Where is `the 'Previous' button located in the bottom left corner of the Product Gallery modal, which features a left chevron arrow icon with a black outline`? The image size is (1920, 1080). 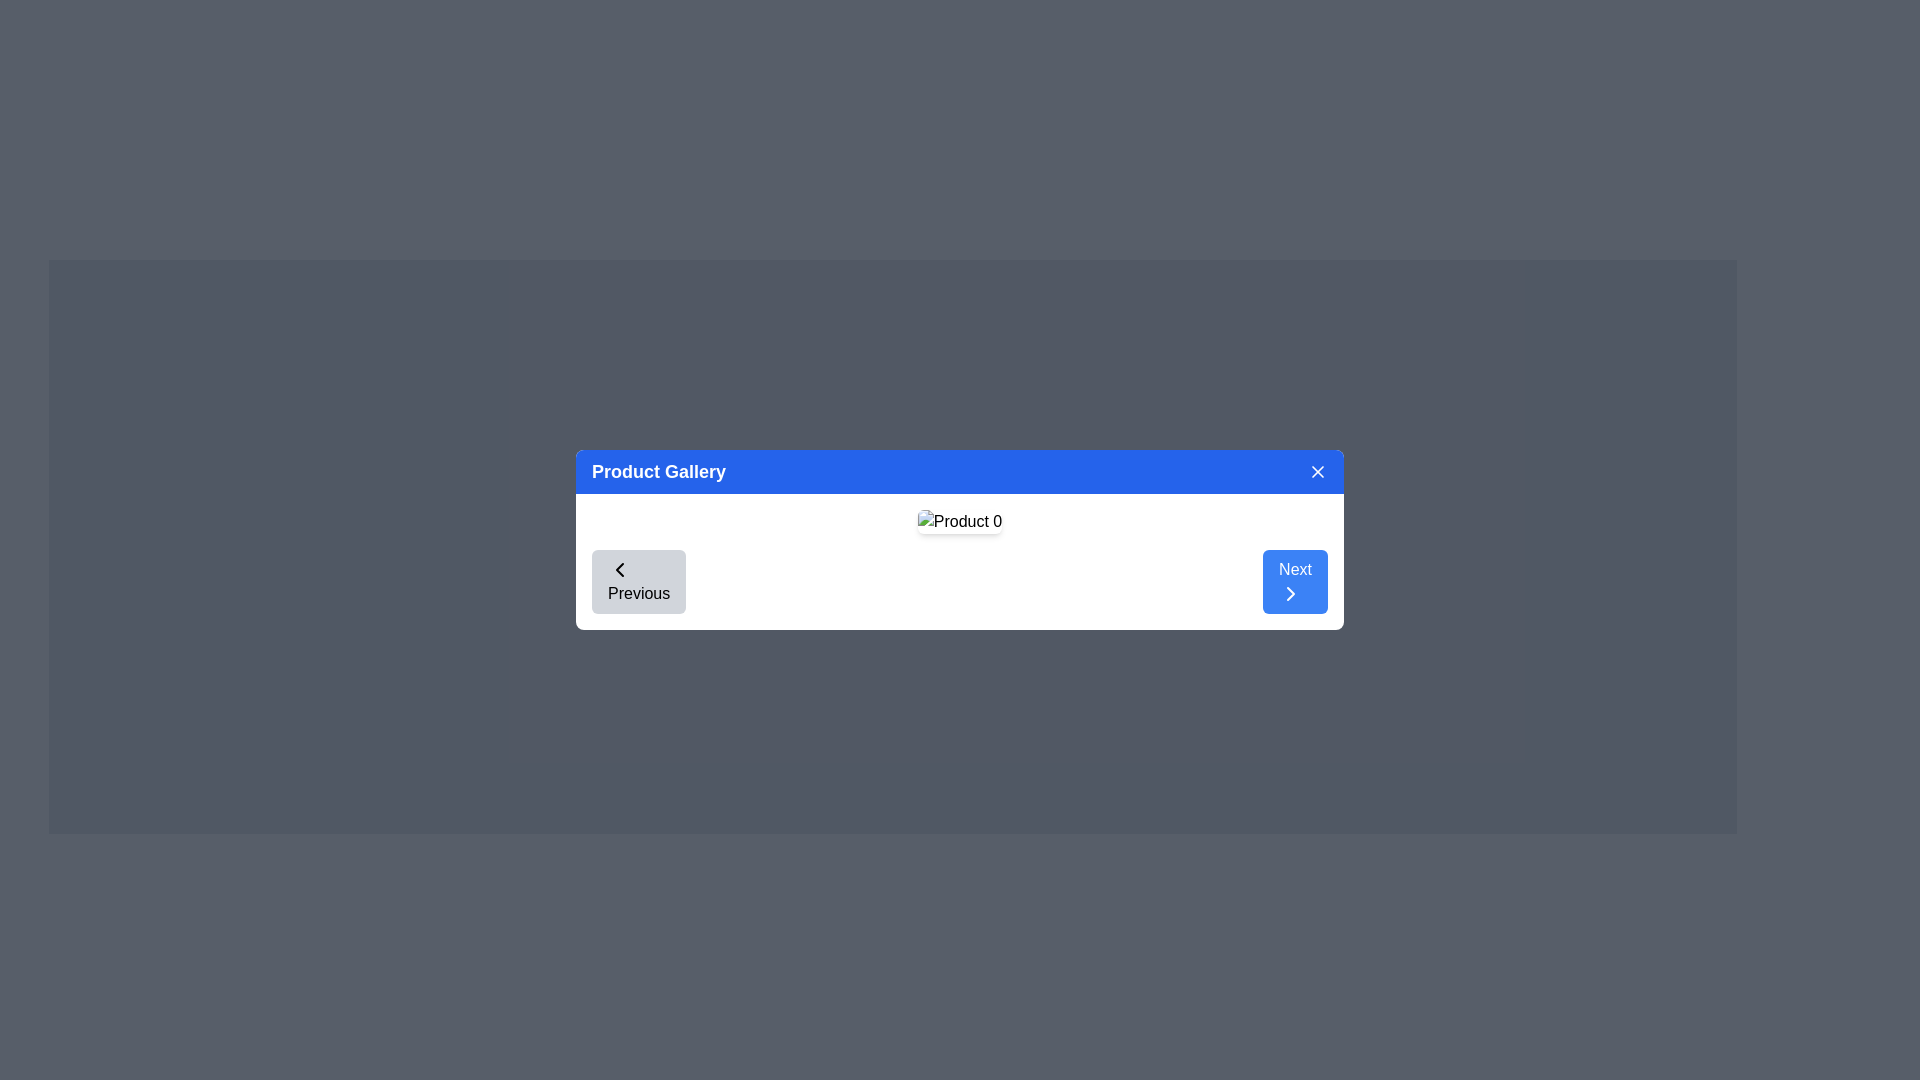 the 'Previous' button located in the bottom left corner of the Product Gallery modal, which features a left chevron arrow icon with a black outline is located at coordinates (618, 570).